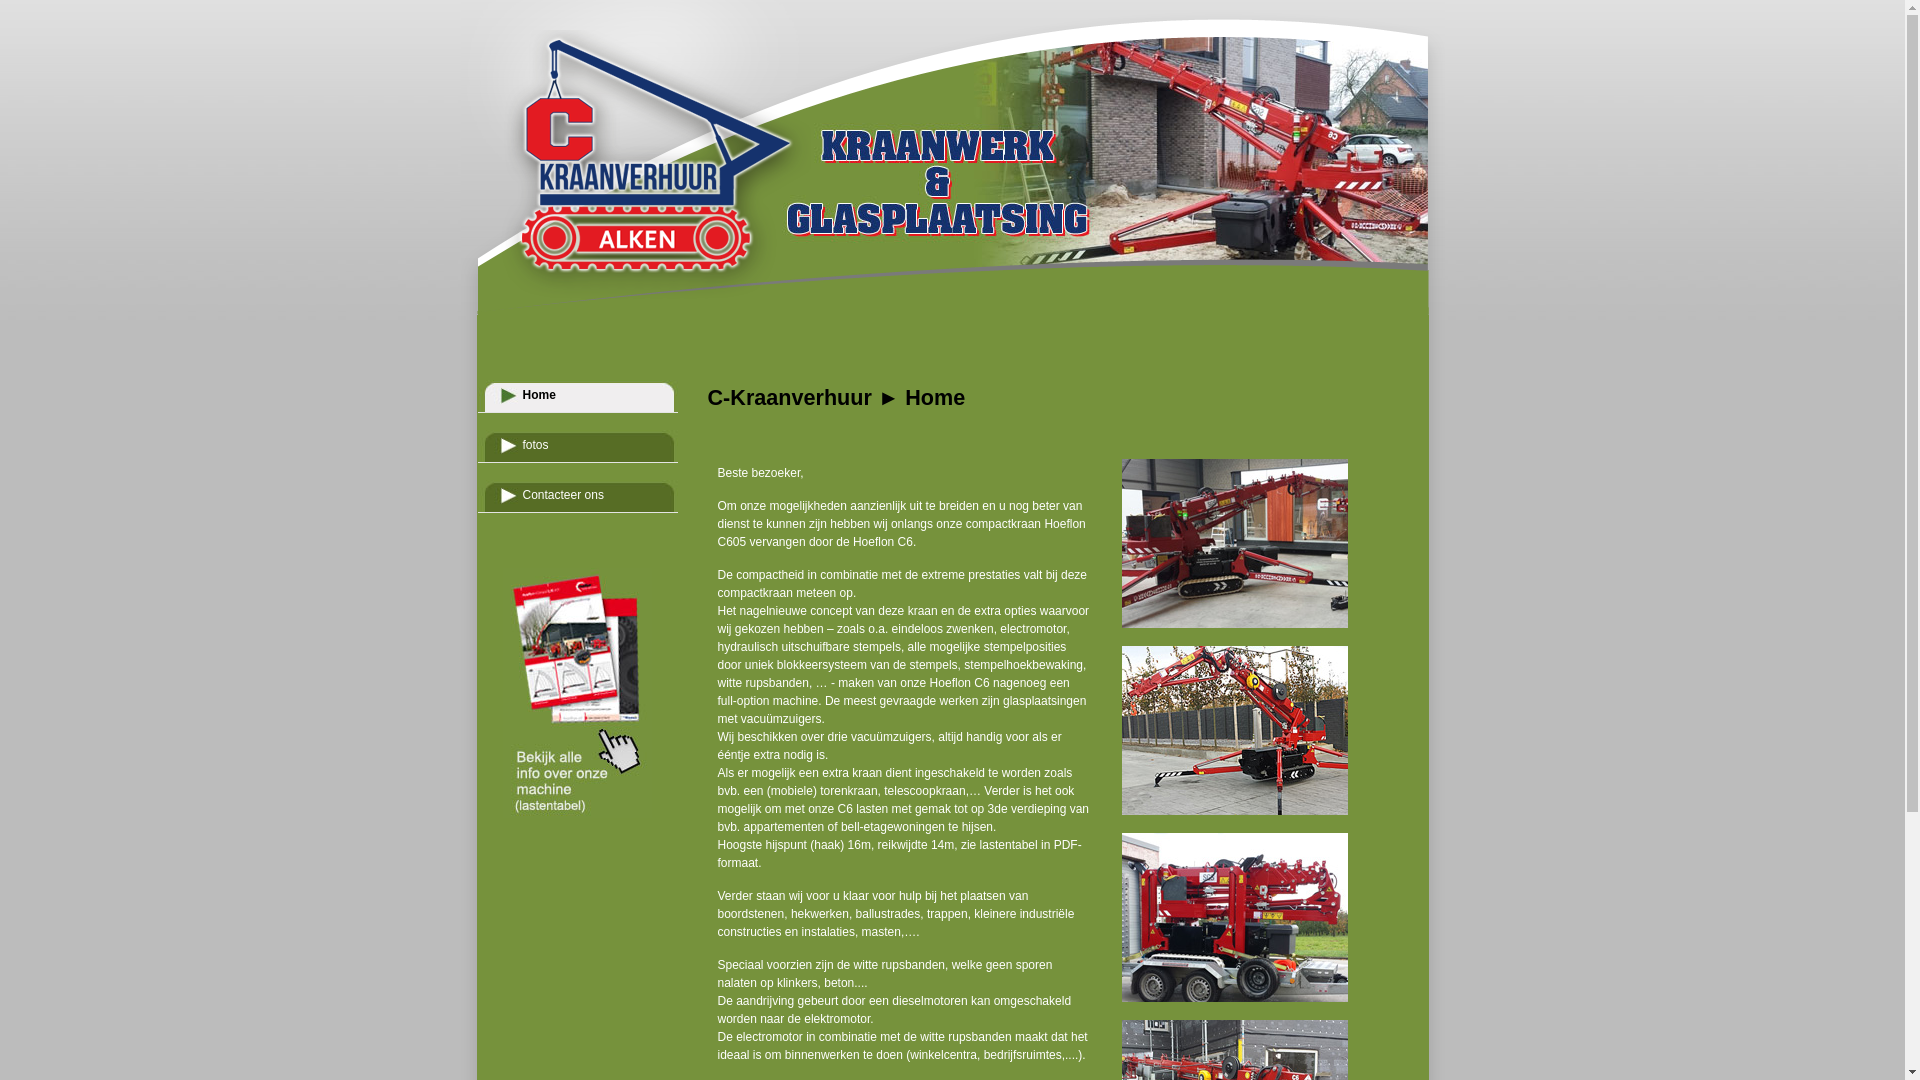 Image resolution: width=1920 pixels, height=1080 pixels. Describe the element at coordinates (633, 375) in the screenshot. I see `'home'` at that location.